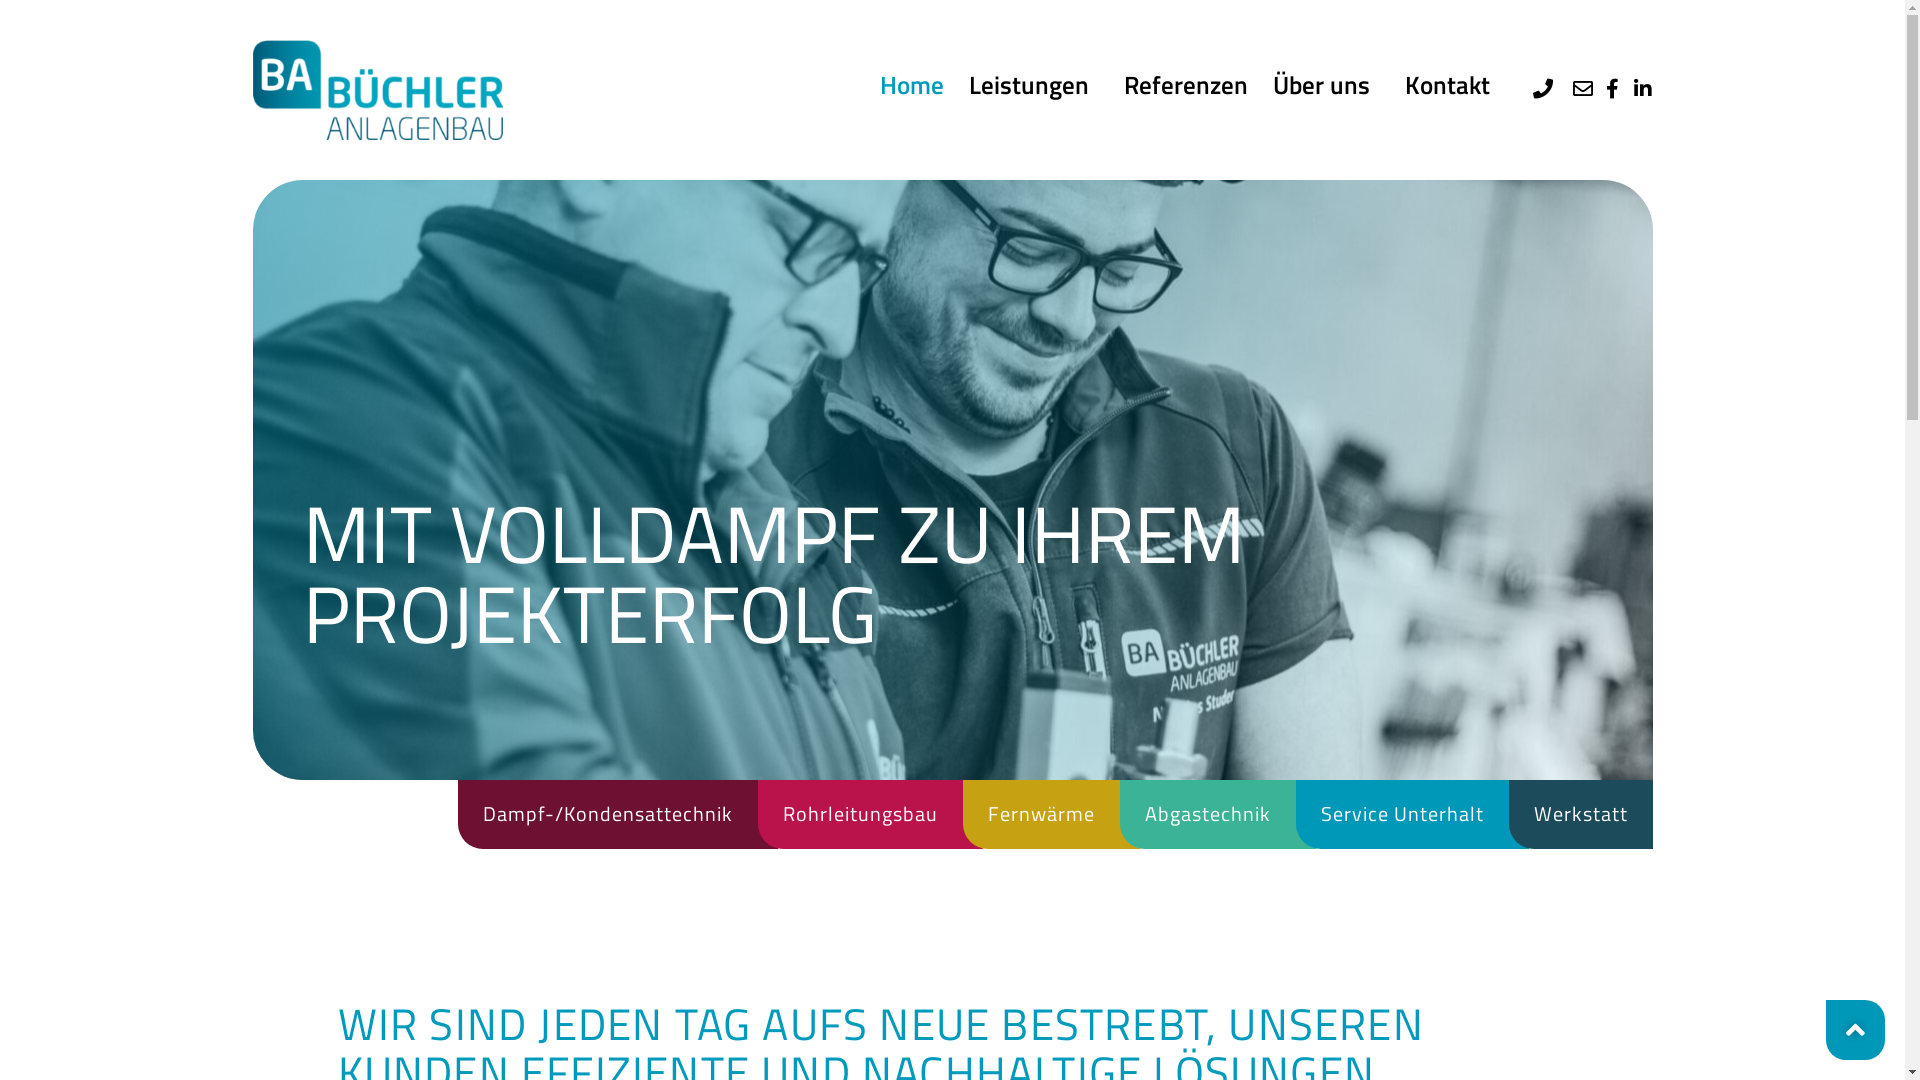 Image resolution: width=1920 pixels, height=1080 pixels. I want to click on 'Home', so click(911, 84).